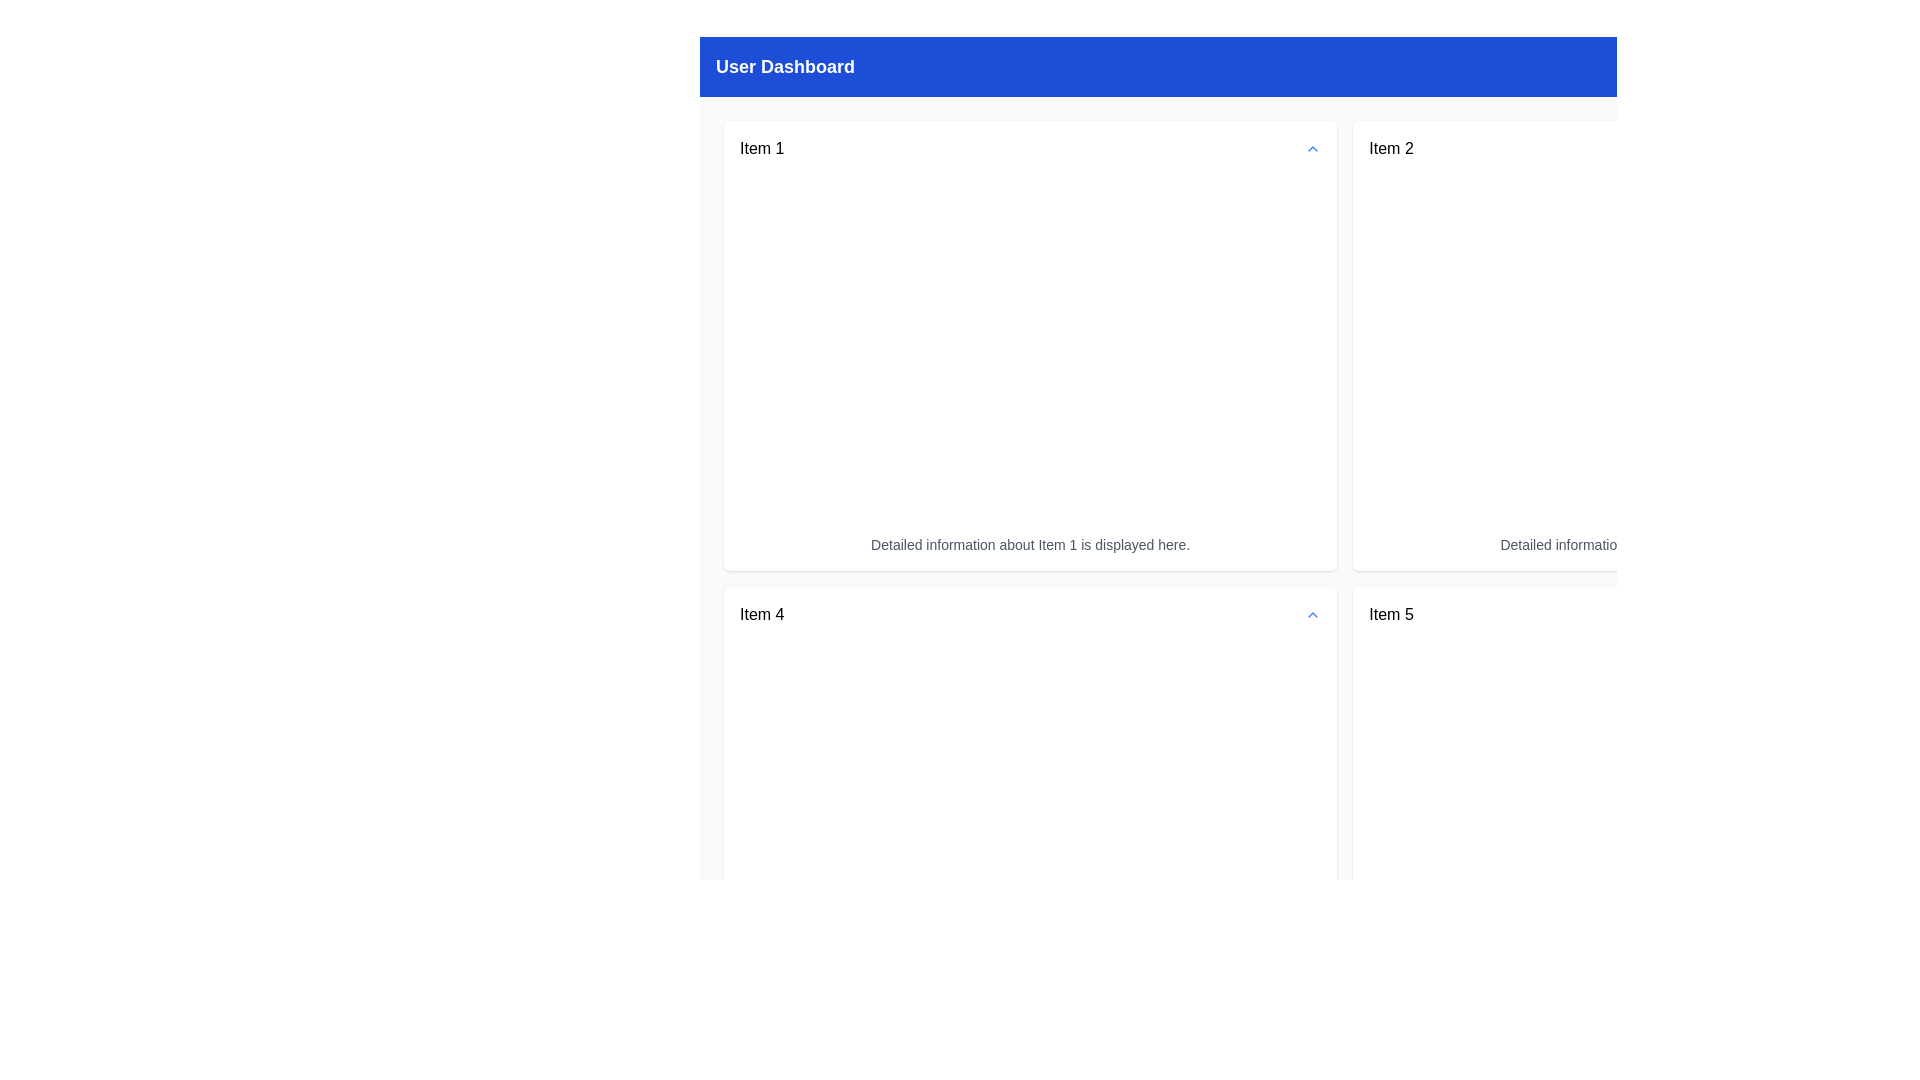  What do you see at coordinates (1030, 812) in the screenshot?
I see `the Information Display Card titled 'Item 4', which is a white rectangular card with rounded corners located in the first column of the second row in a grid layout` at bounding box center [1030, 812].